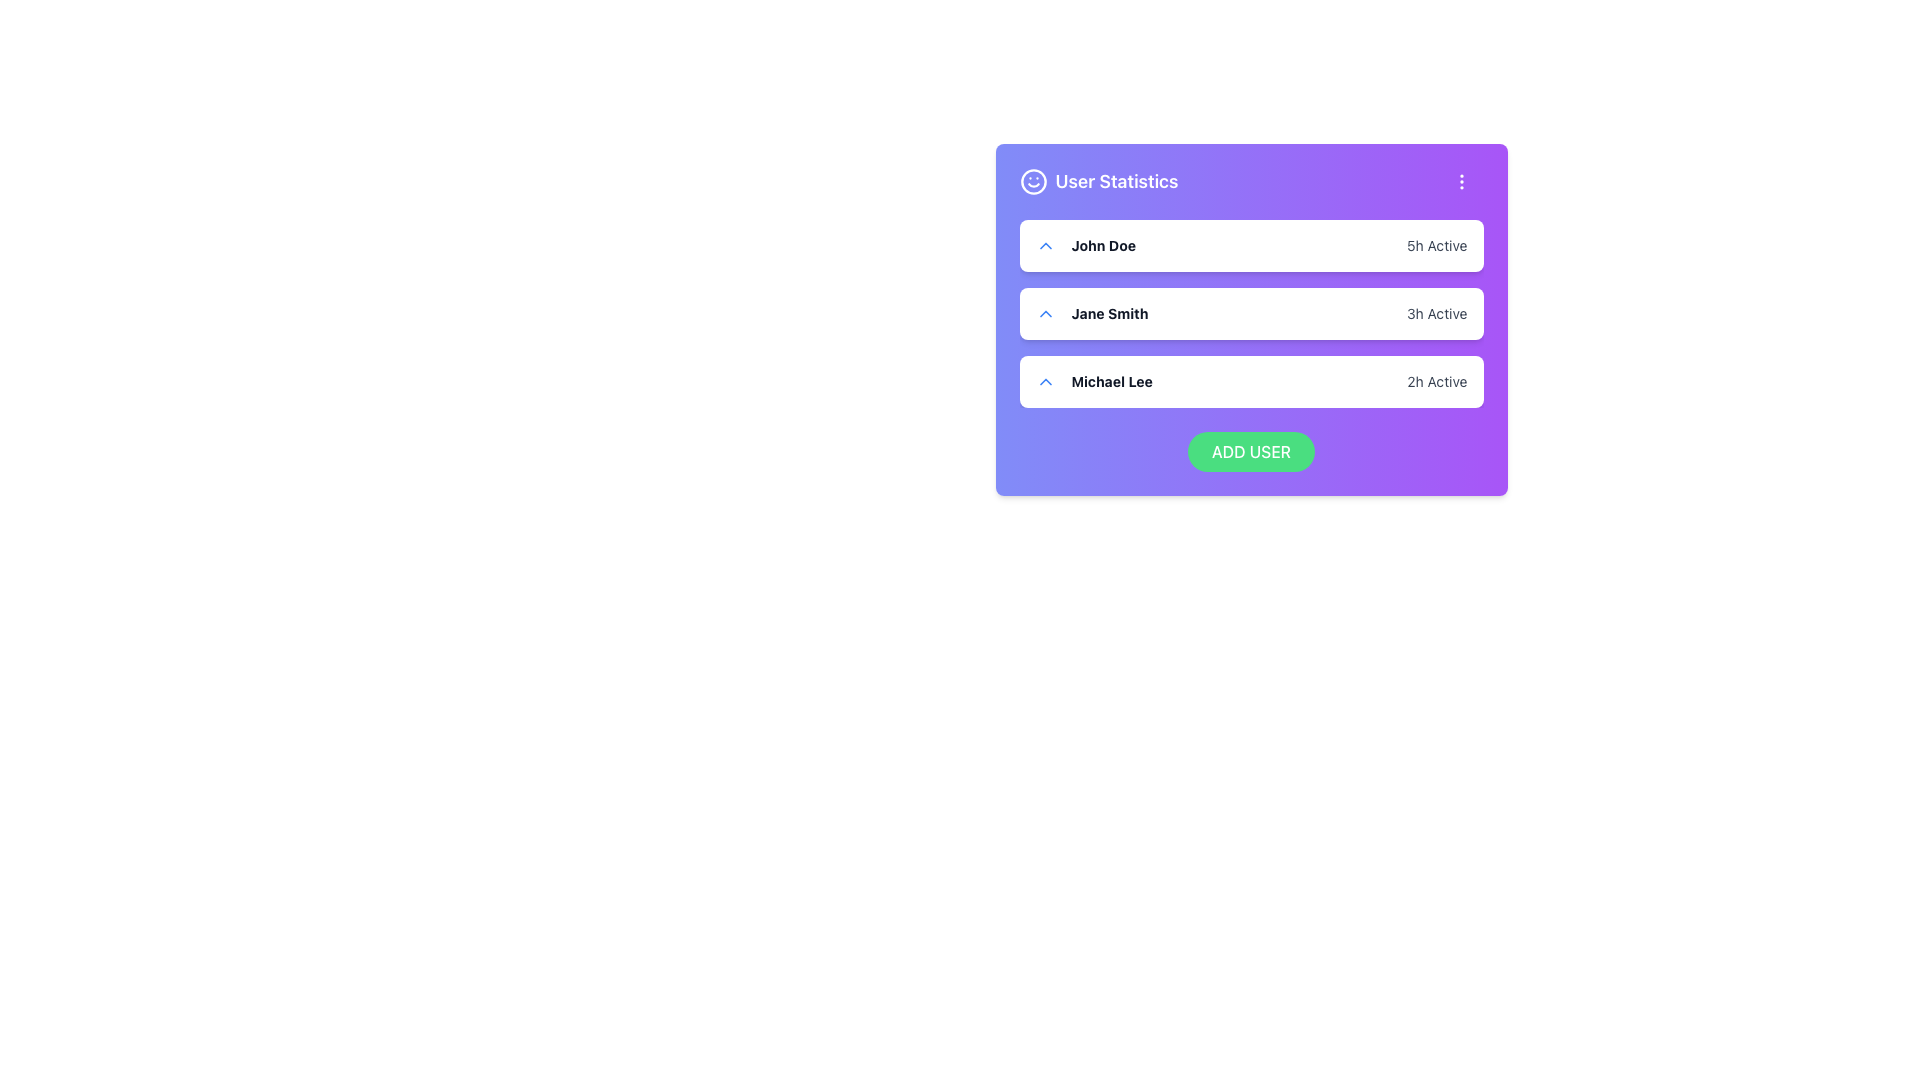 The width and height of the screenshot is (1920, 1080). I want to click on the chevron icon located in the topmost user row under 'User Statistics' to interact with the collapse/expand functionality, so click(1044, 245).